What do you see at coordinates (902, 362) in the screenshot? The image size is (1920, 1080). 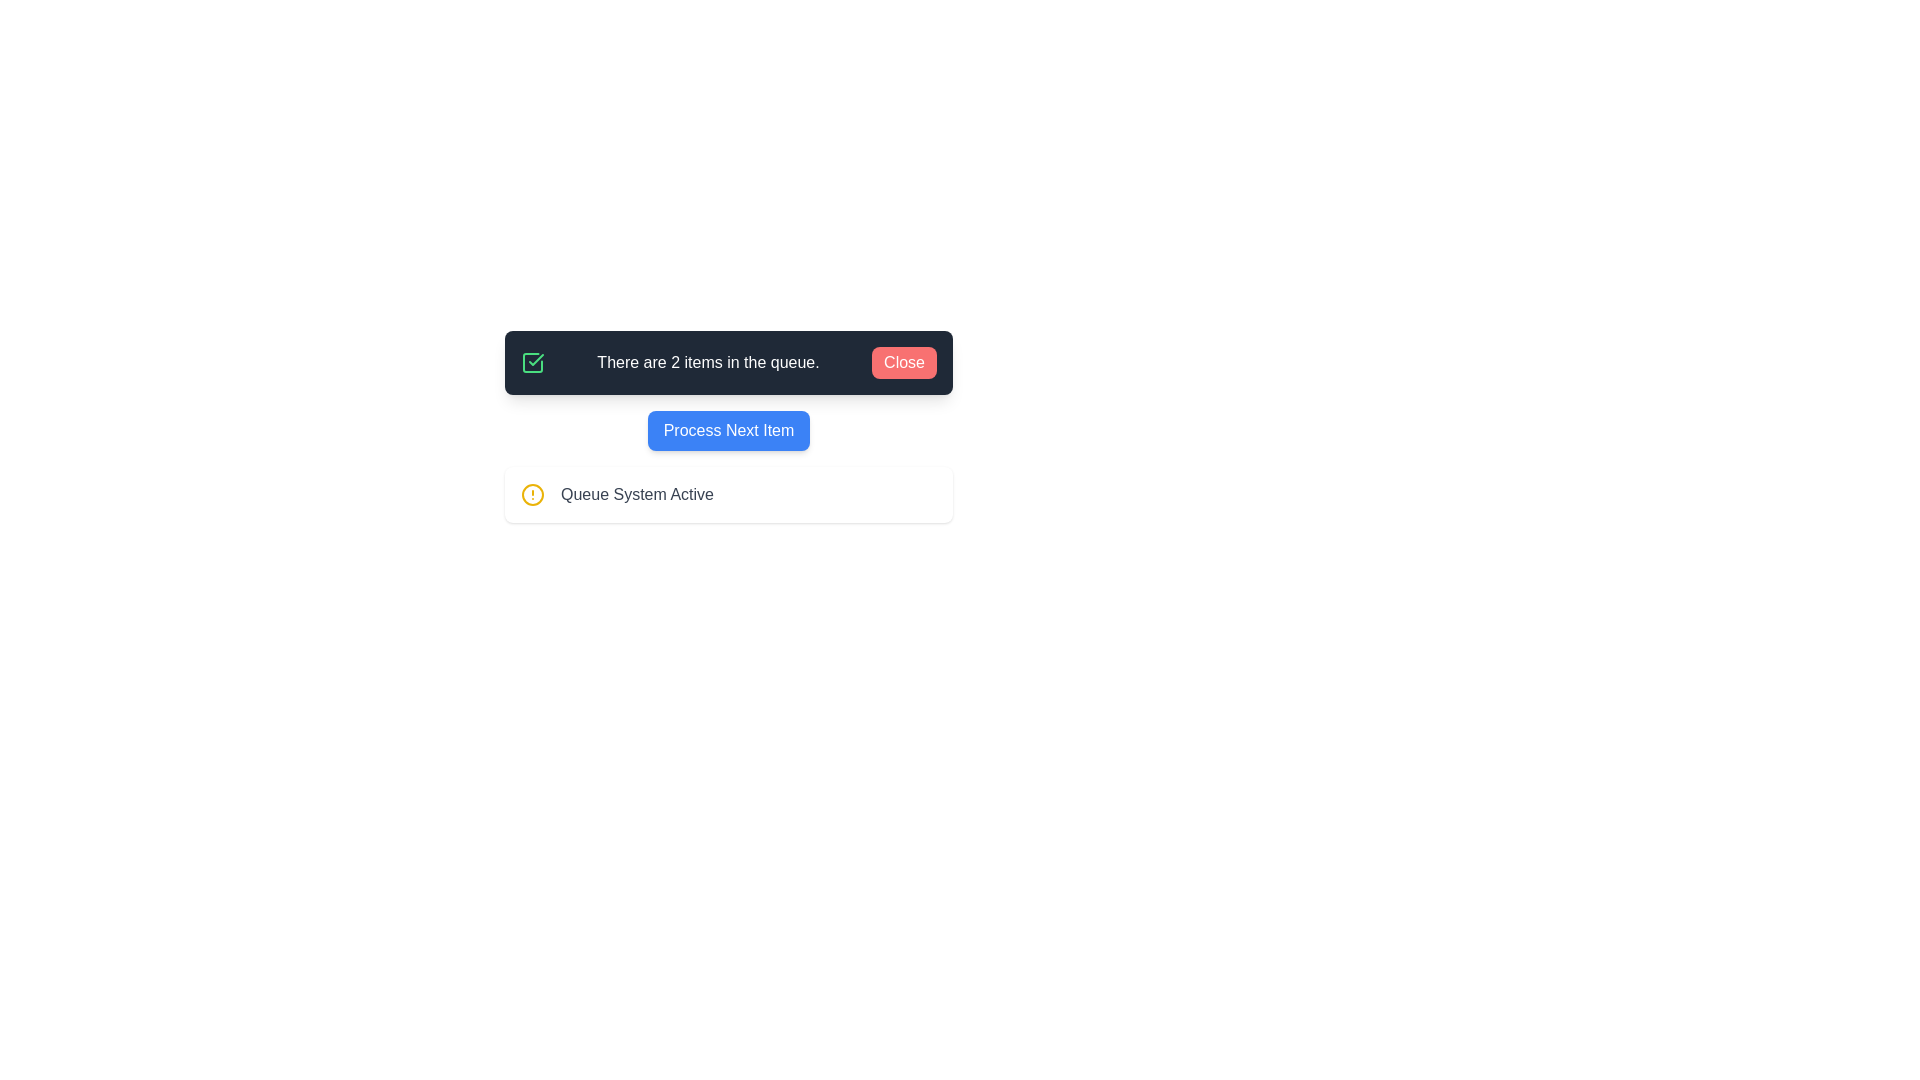 I see `'Close' button to close the snackbar notification` at bounding box center [902, 362].